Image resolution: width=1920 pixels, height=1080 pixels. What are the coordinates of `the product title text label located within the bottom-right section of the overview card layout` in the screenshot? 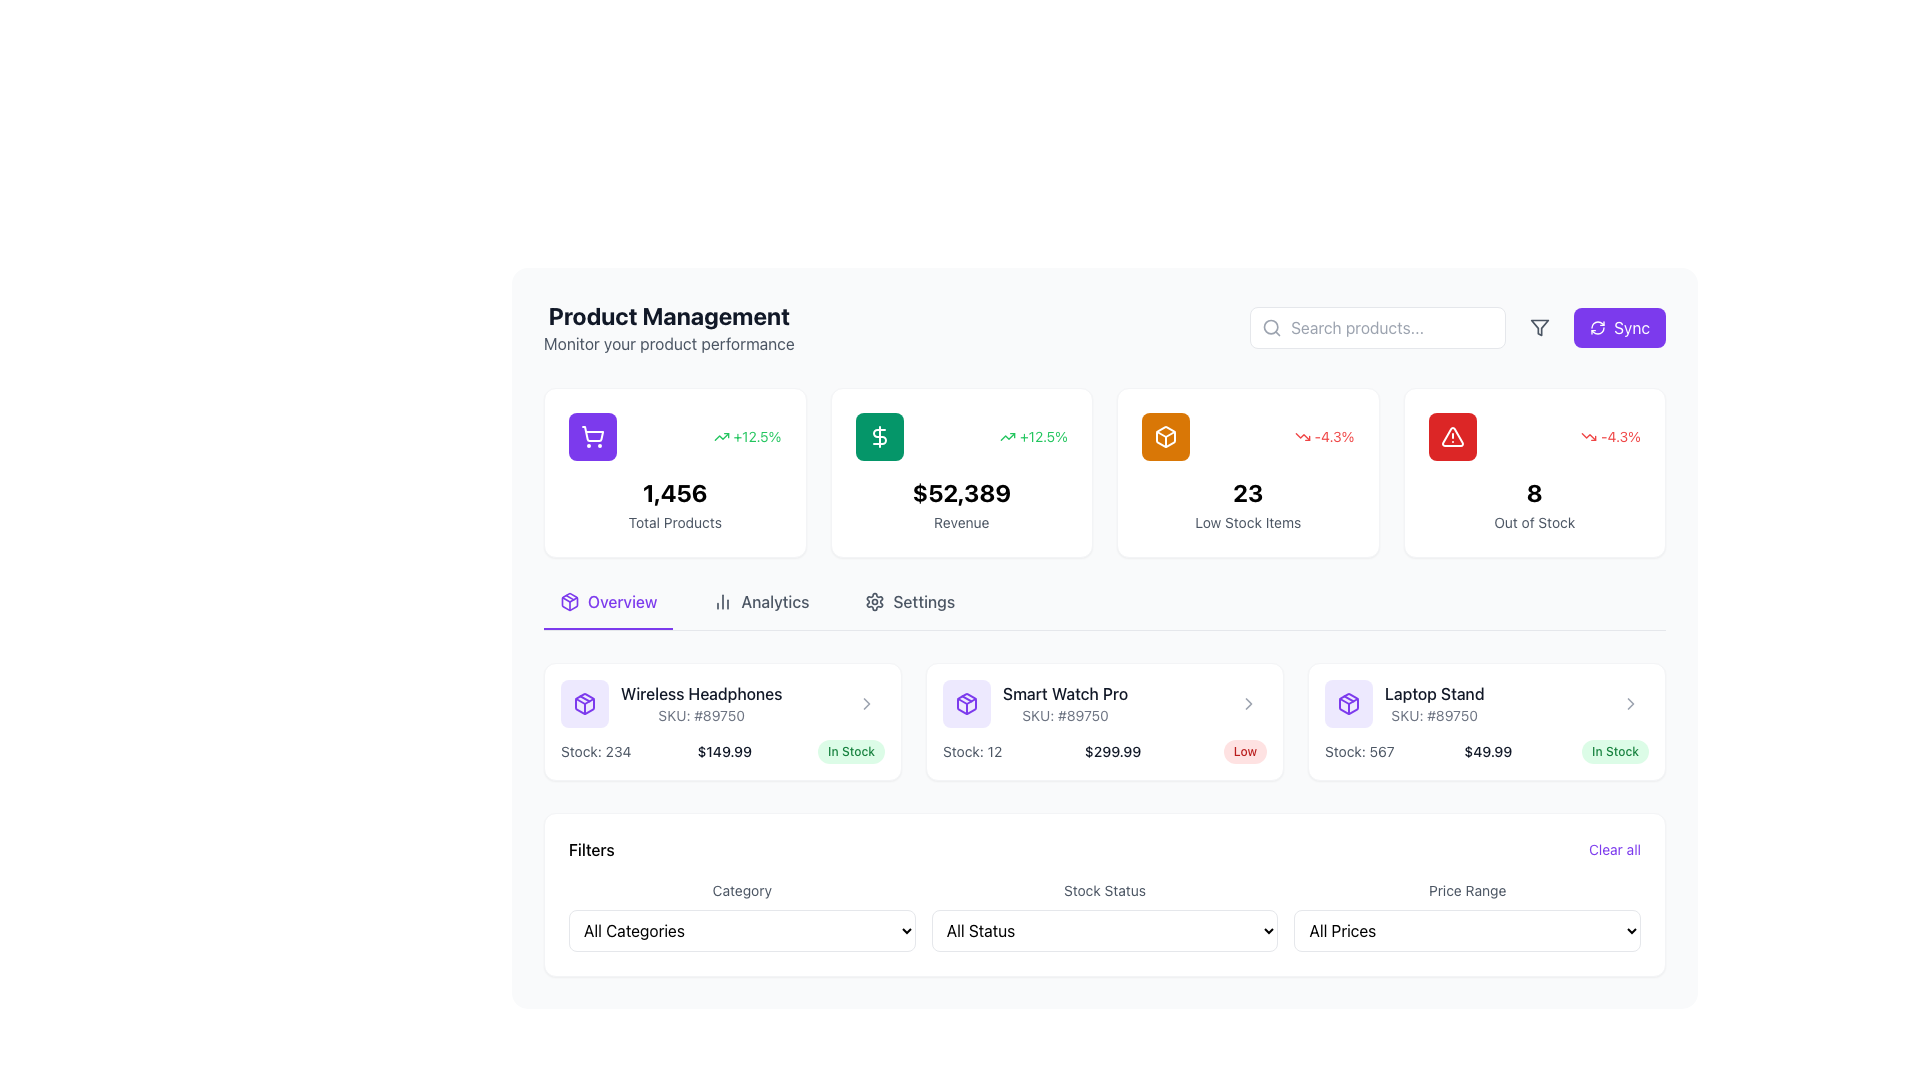 It's located at (1433, 693).